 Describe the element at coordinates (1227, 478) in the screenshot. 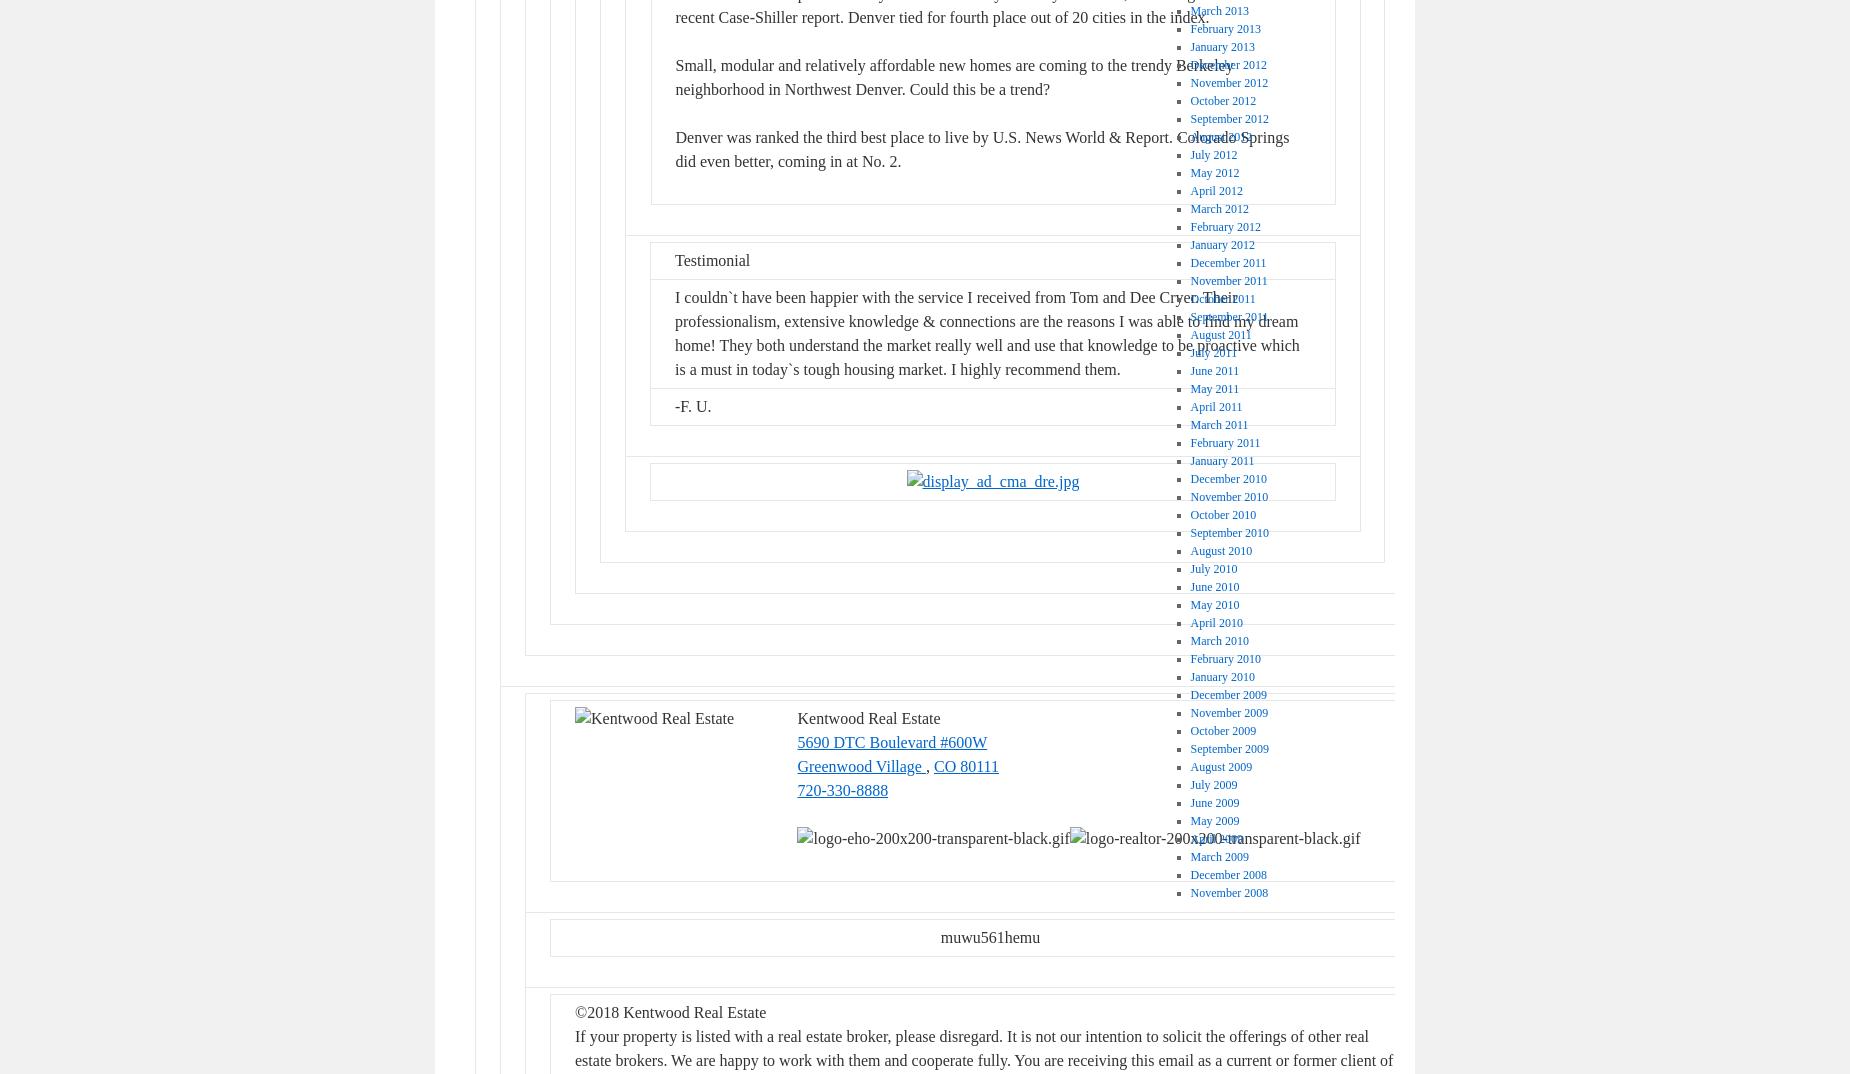

I see `'December 2010'` at that location.